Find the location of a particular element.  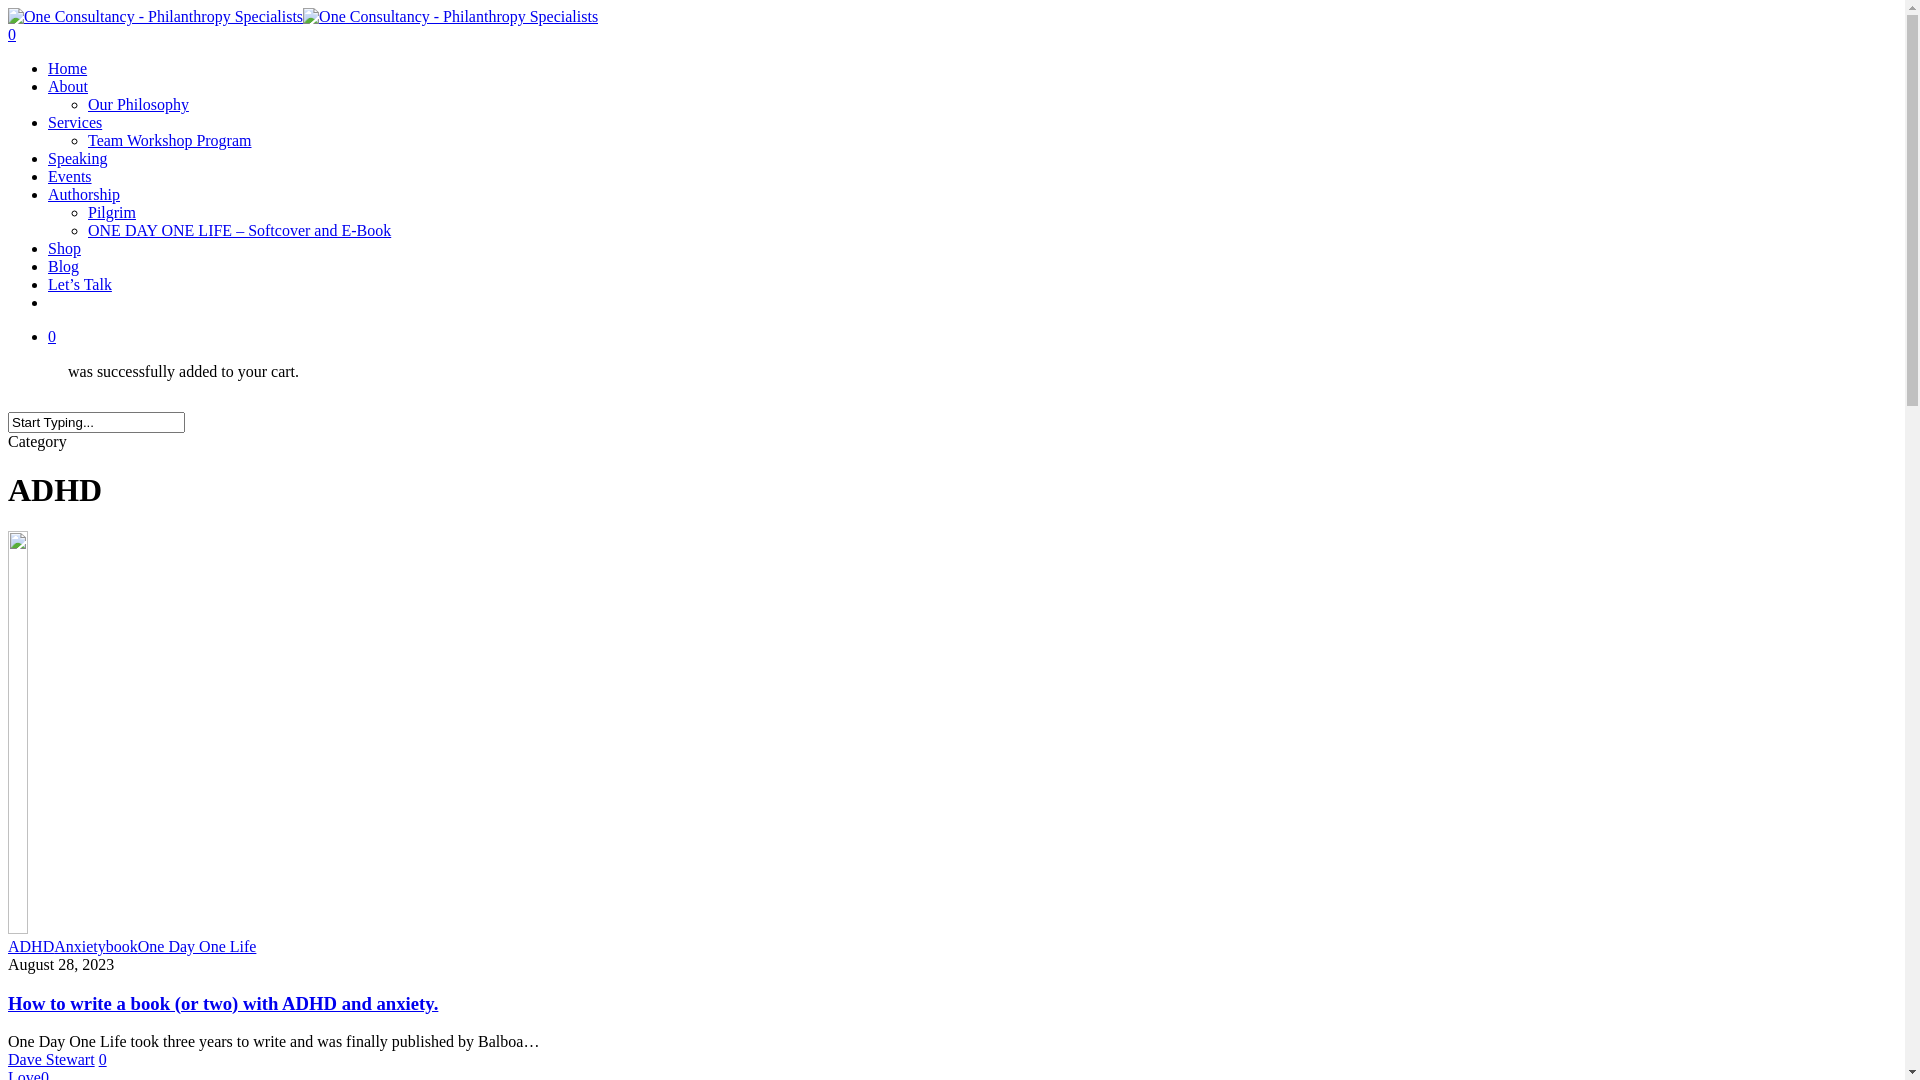

'Authorship' is located at coordinates (82, 194).